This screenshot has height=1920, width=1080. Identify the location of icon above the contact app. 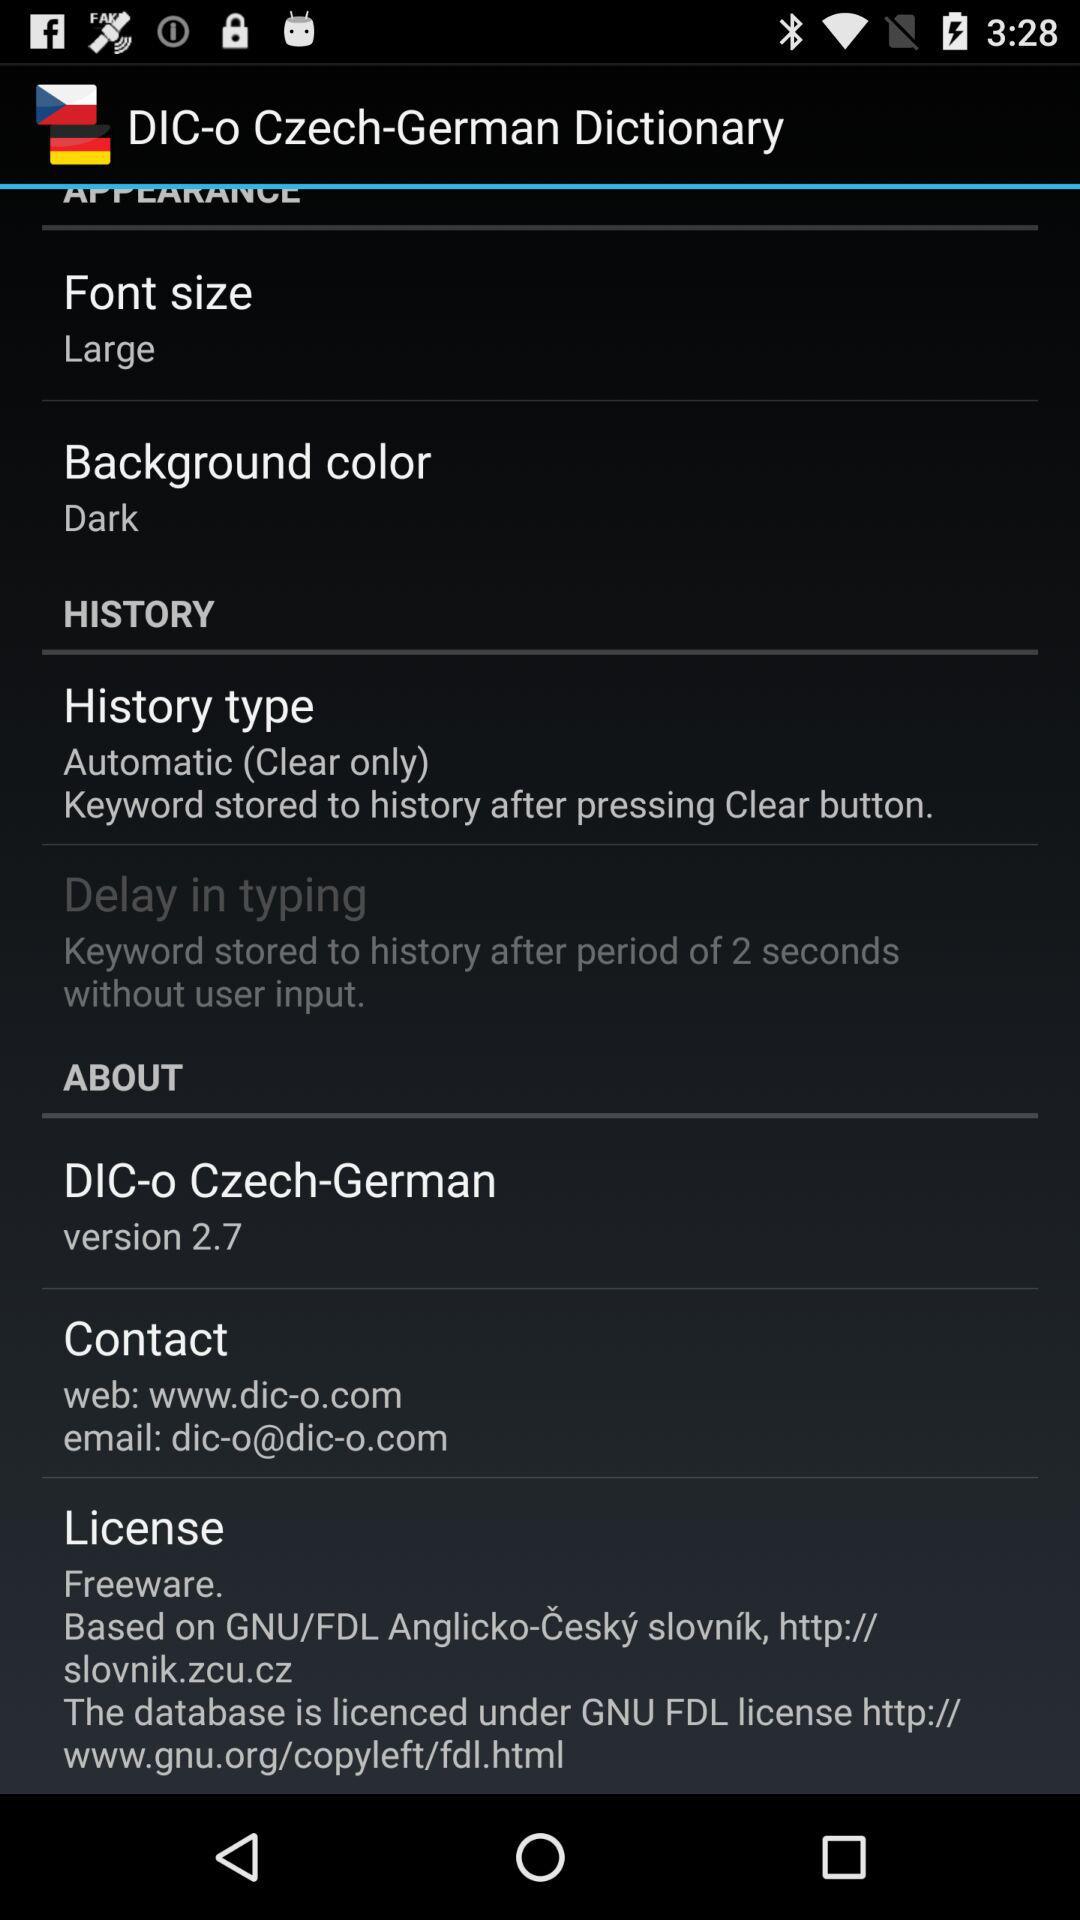
(152, 1234).